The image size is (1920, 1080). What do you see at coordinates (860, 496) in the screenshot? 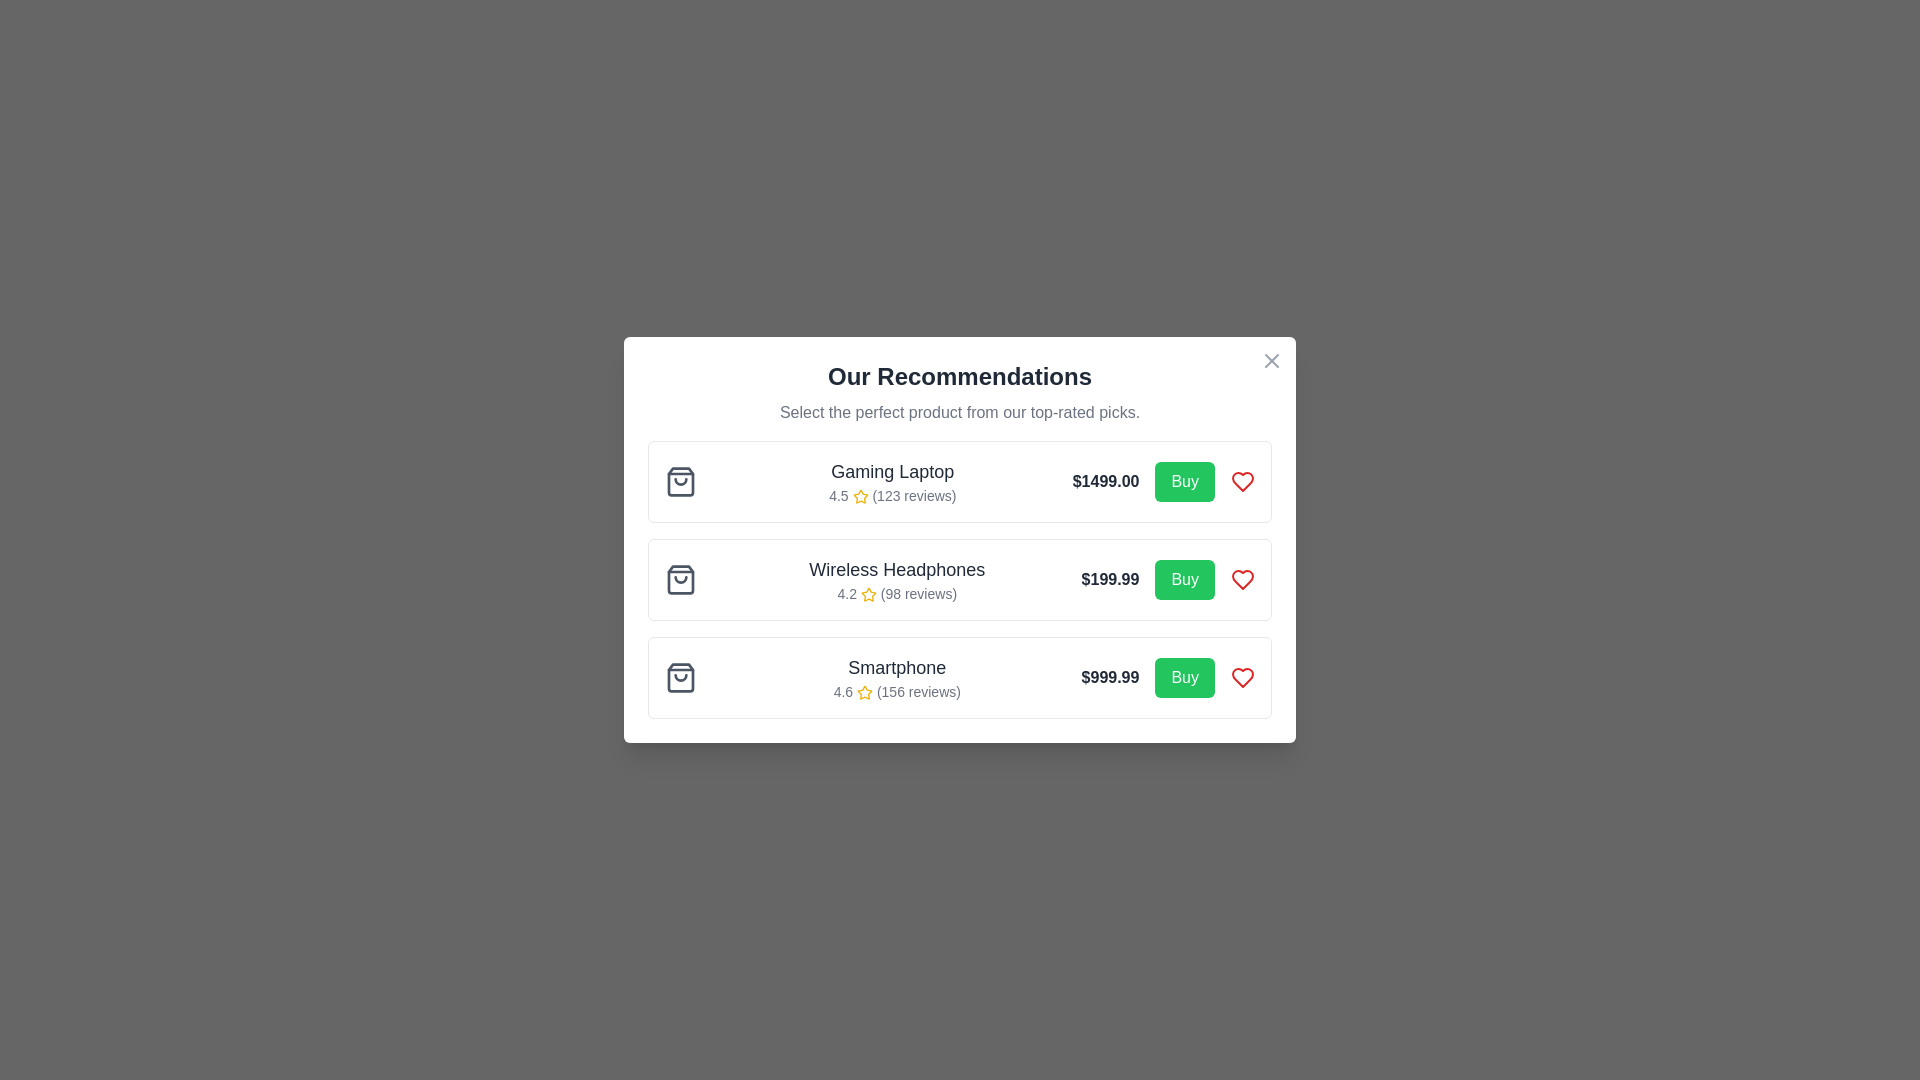
I see `the star-shaped icon that represents a rating of 4.5 in the recommendations dialog box for 'Gaming Laptop'` at bounding box center [860, 496].